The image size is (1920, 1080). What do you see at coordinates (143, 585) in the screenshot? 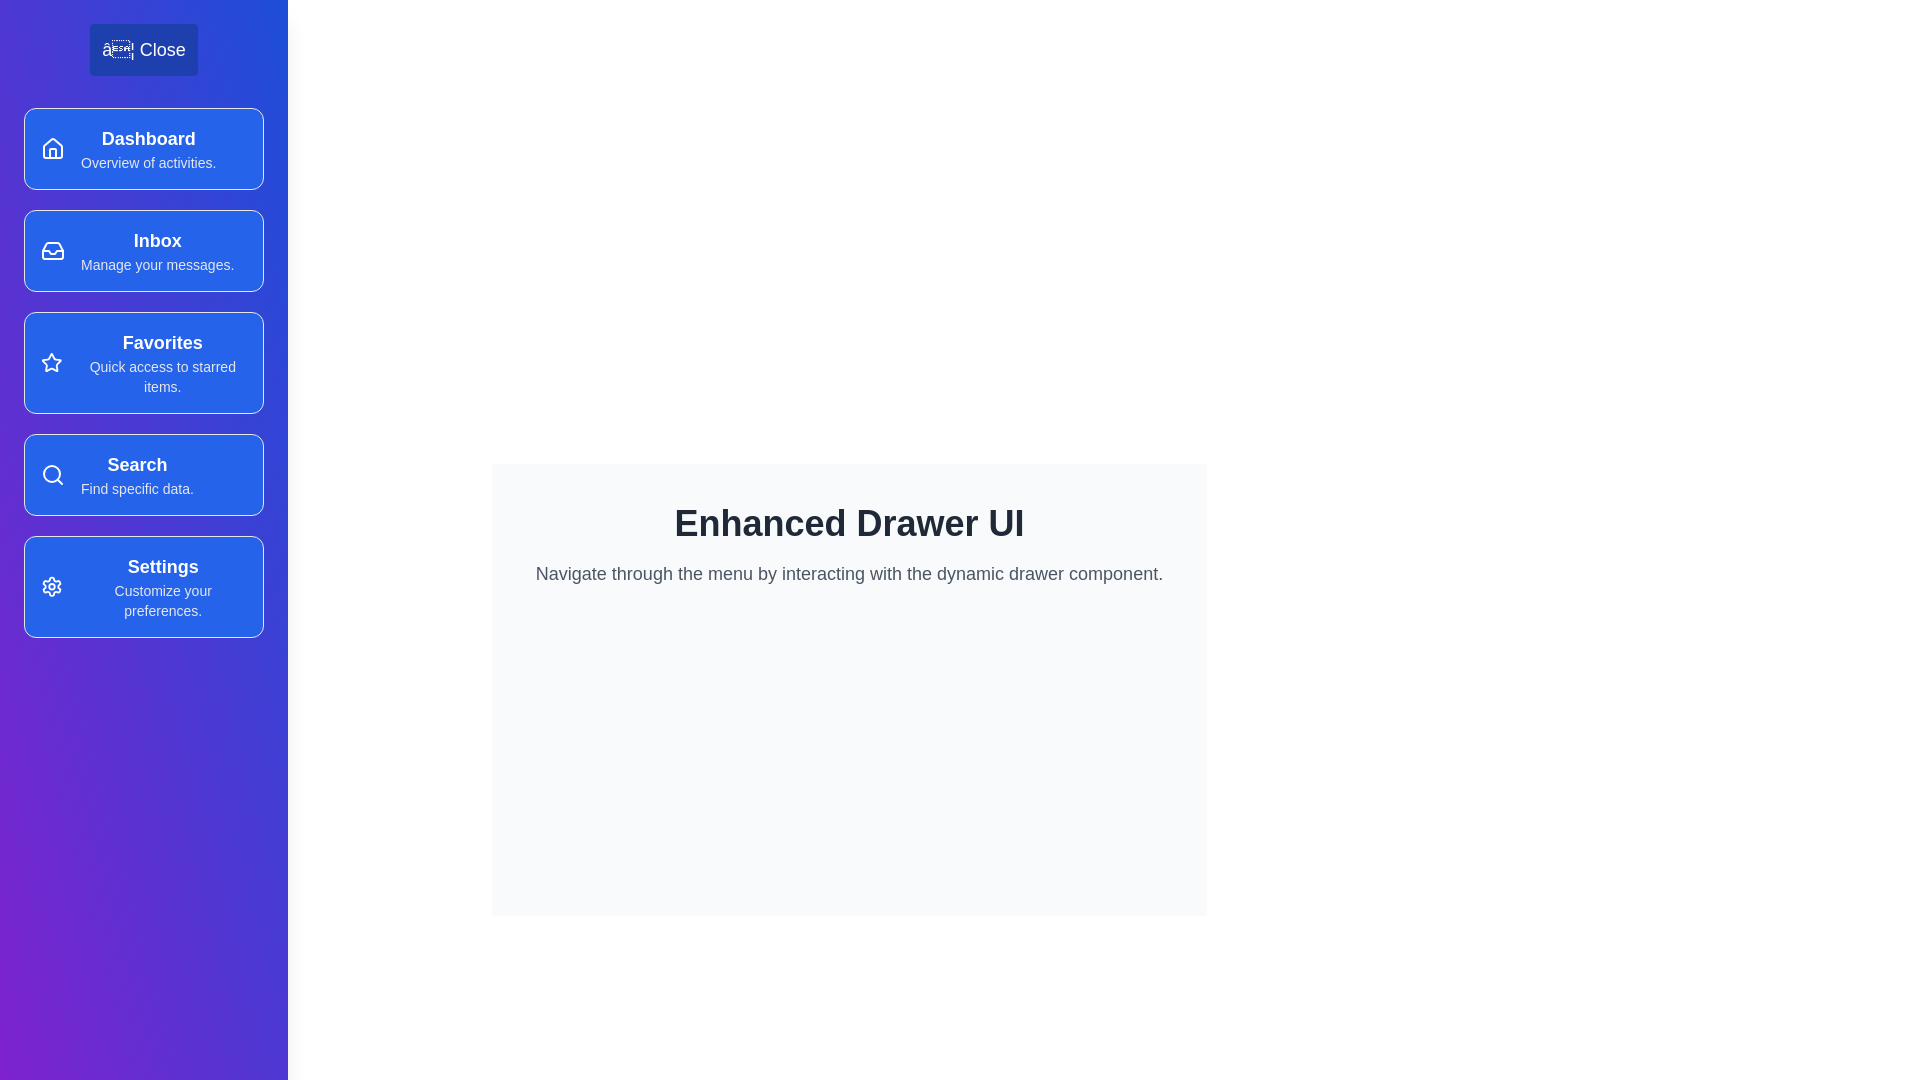
I see `the menu item Settings` at bounding box center [143, 585].